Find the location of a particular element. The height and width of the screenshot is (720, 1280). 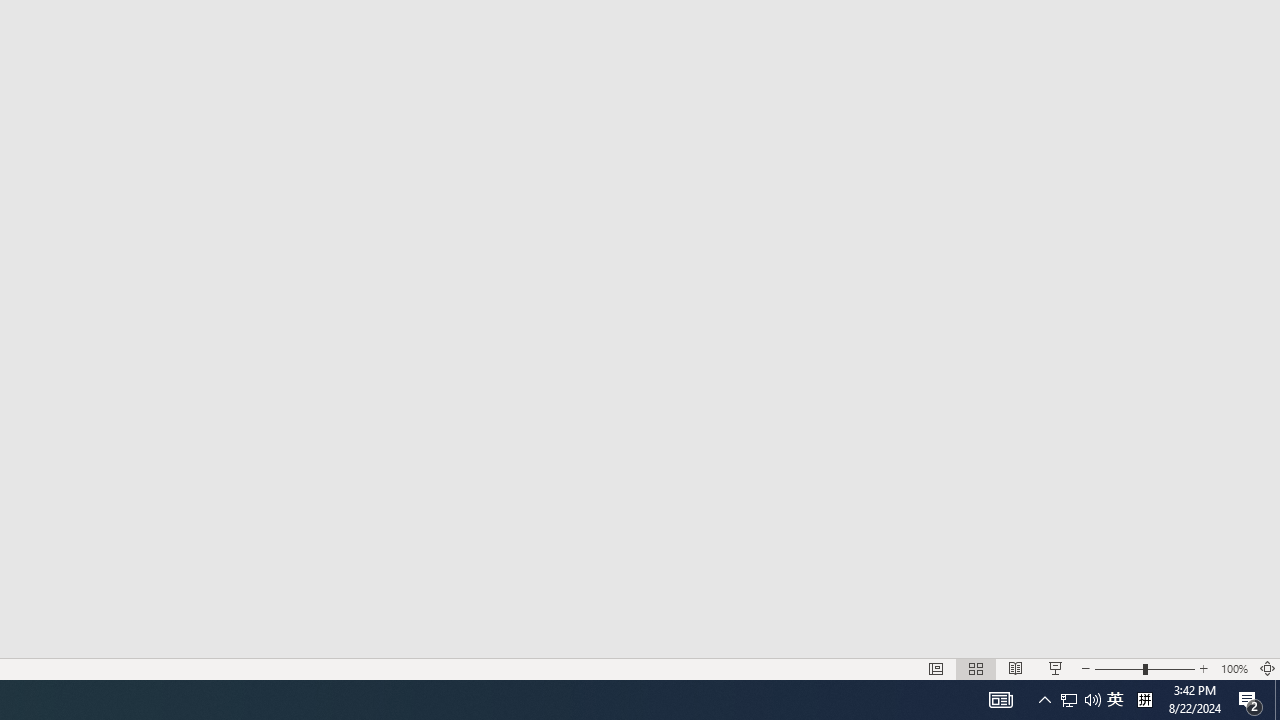

'Zoom 100%' is located at coordinates (1233, 669).